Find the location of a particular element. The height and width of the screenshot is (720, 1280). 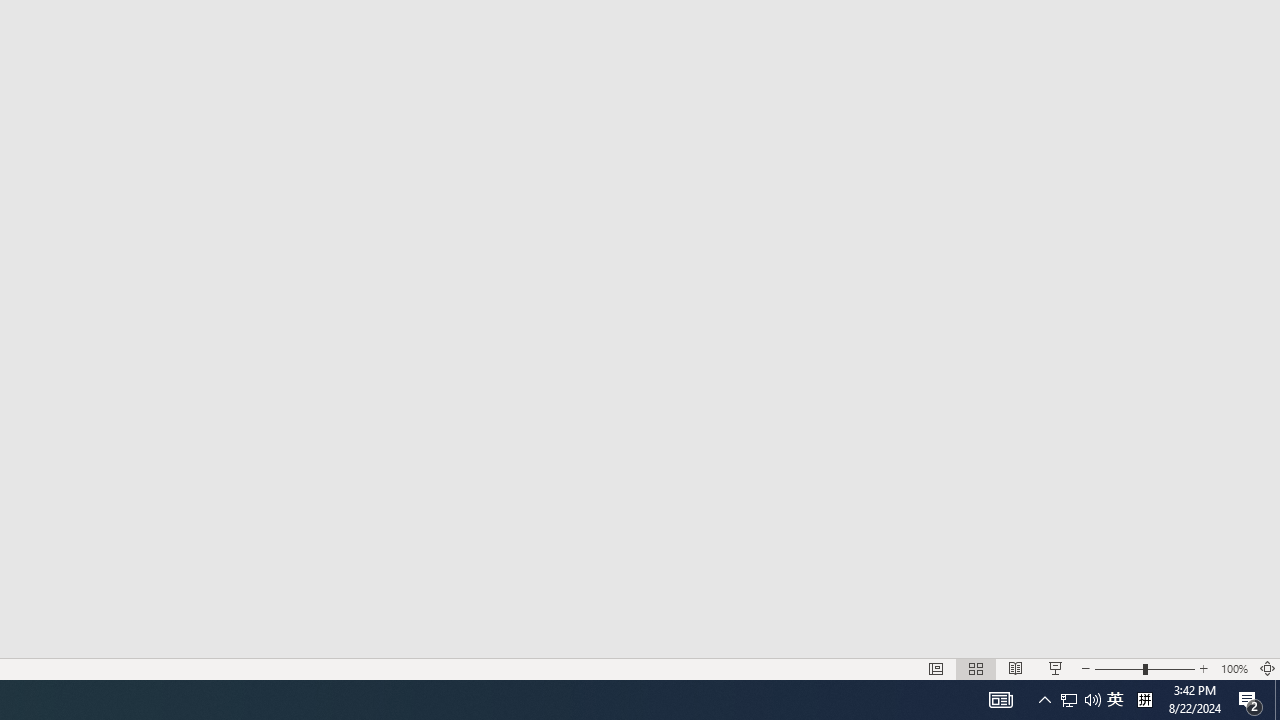

'Zoom 100%' is located at coordinates (1233, 669).